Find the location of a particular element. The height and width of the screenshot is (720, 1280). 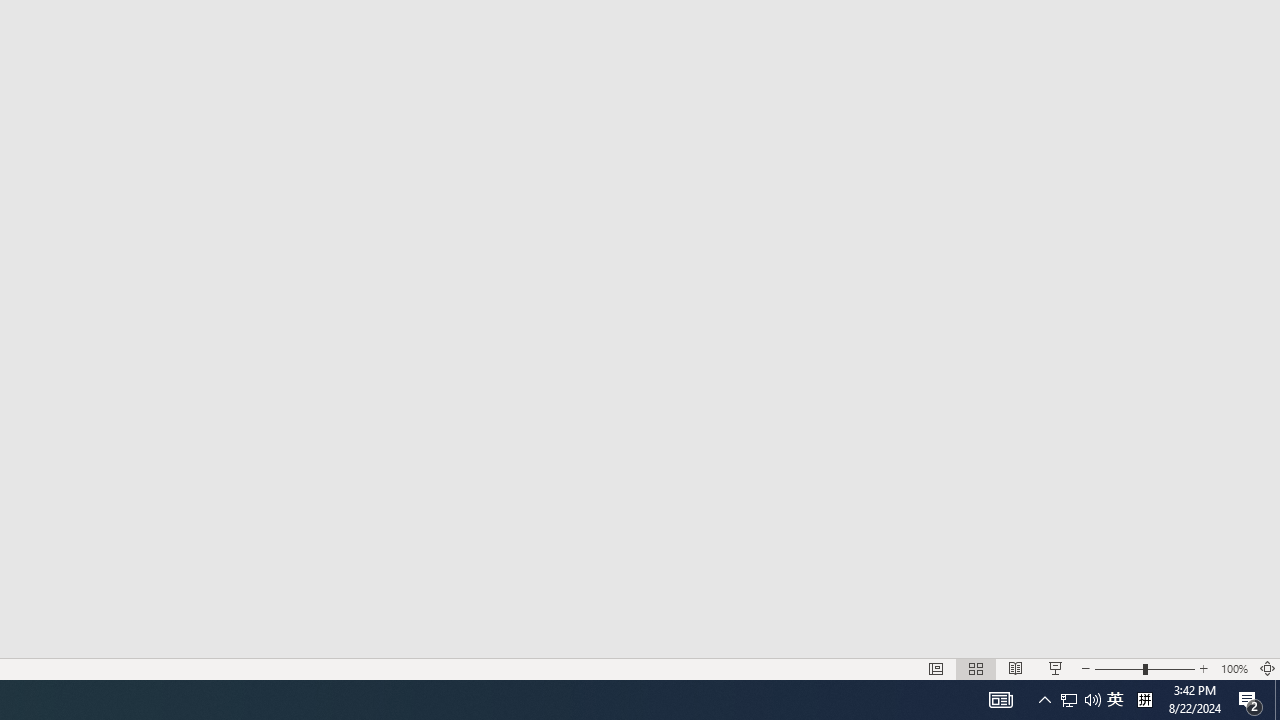

'Zoom 100%' is located at coordinates (1233, 669).